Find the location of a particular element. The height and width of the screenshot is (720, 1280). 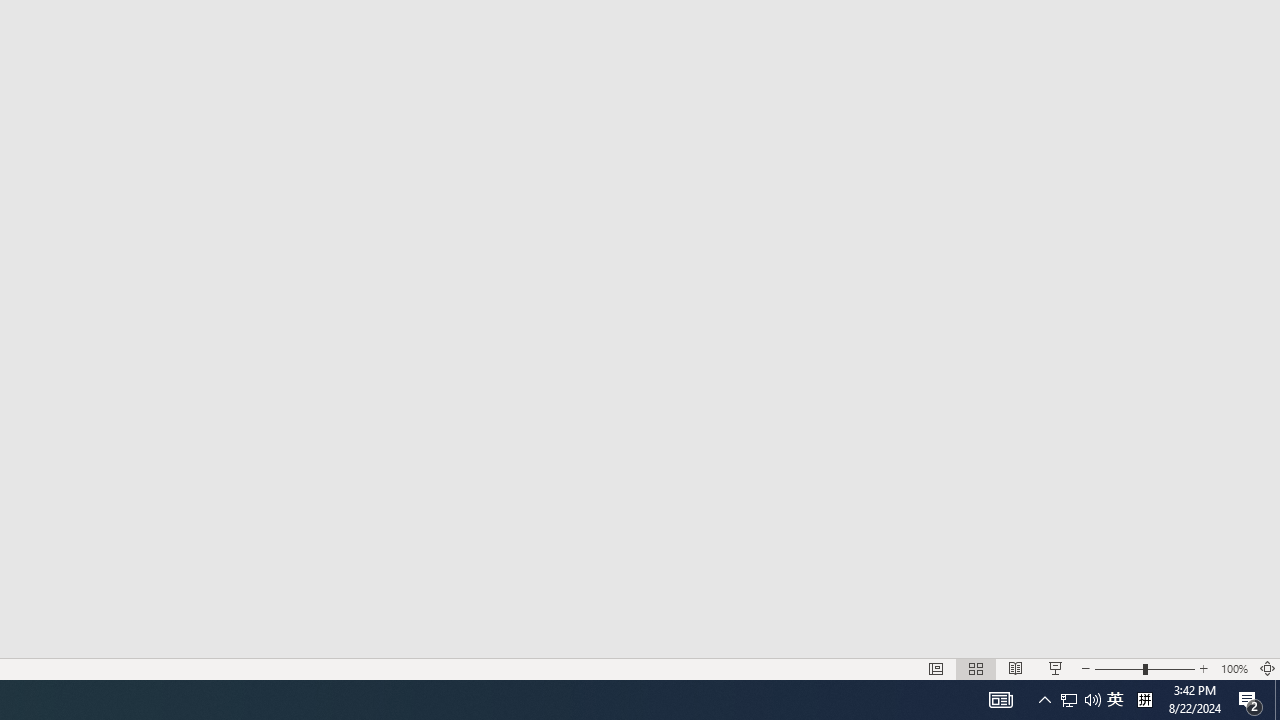

'Zoom 100%' is located at coordinates (1233, 669).